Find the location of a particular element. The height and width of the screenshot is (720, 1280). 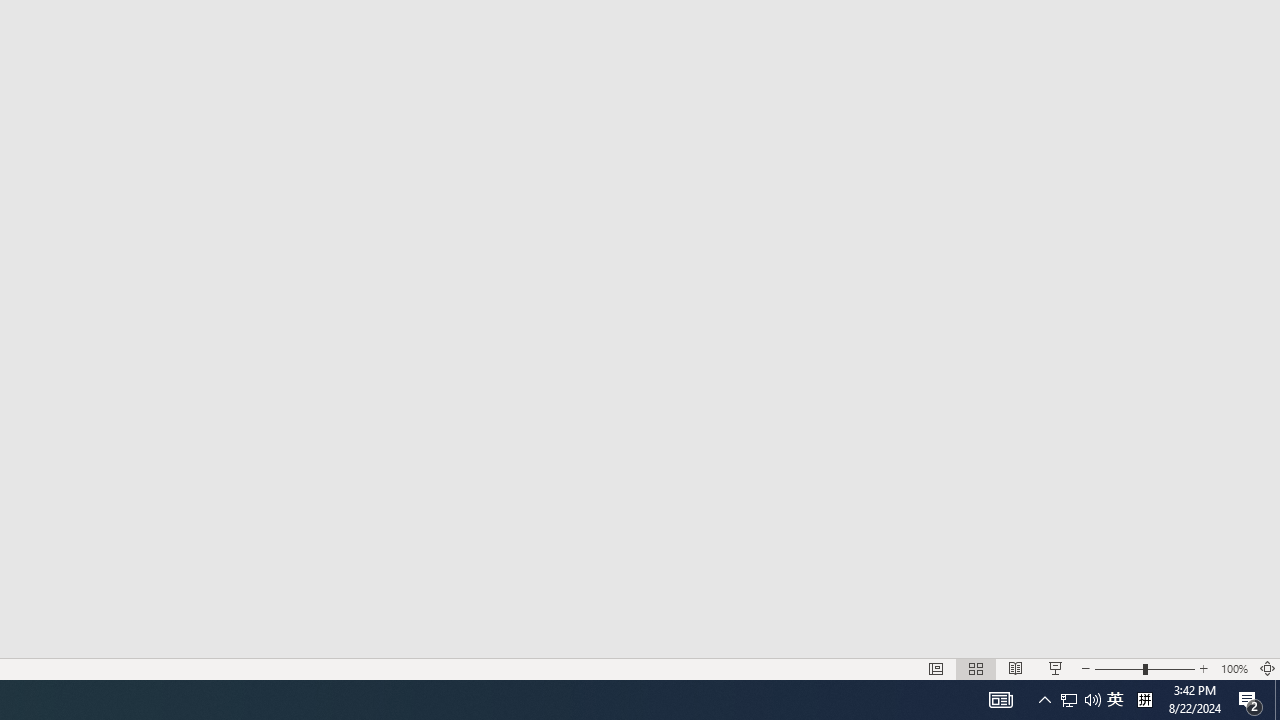

'Zoom 100%' is located at coordinates (1233, 669).